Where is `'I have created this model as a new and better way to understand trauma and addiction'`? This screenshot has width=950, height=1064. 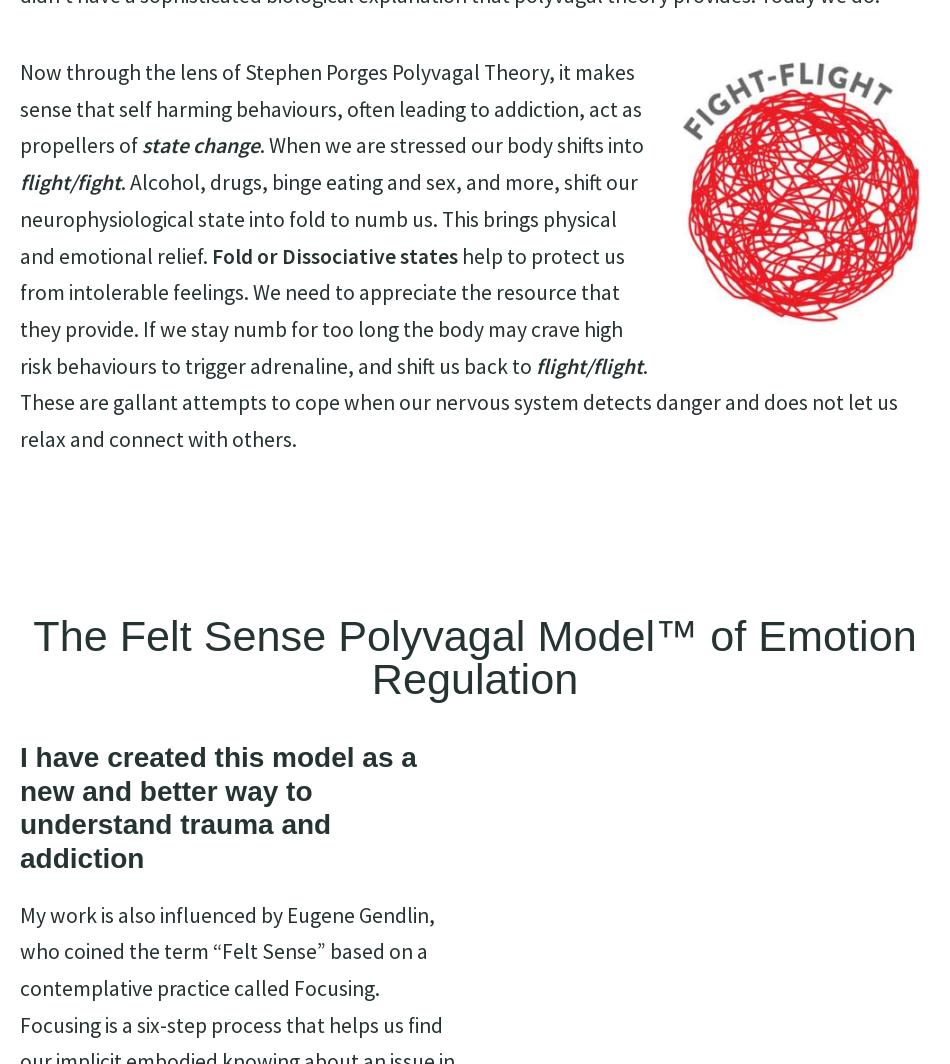 'I have created this model as a new and better way to understand trauma and addiction' is located at coordinates (20, 807).